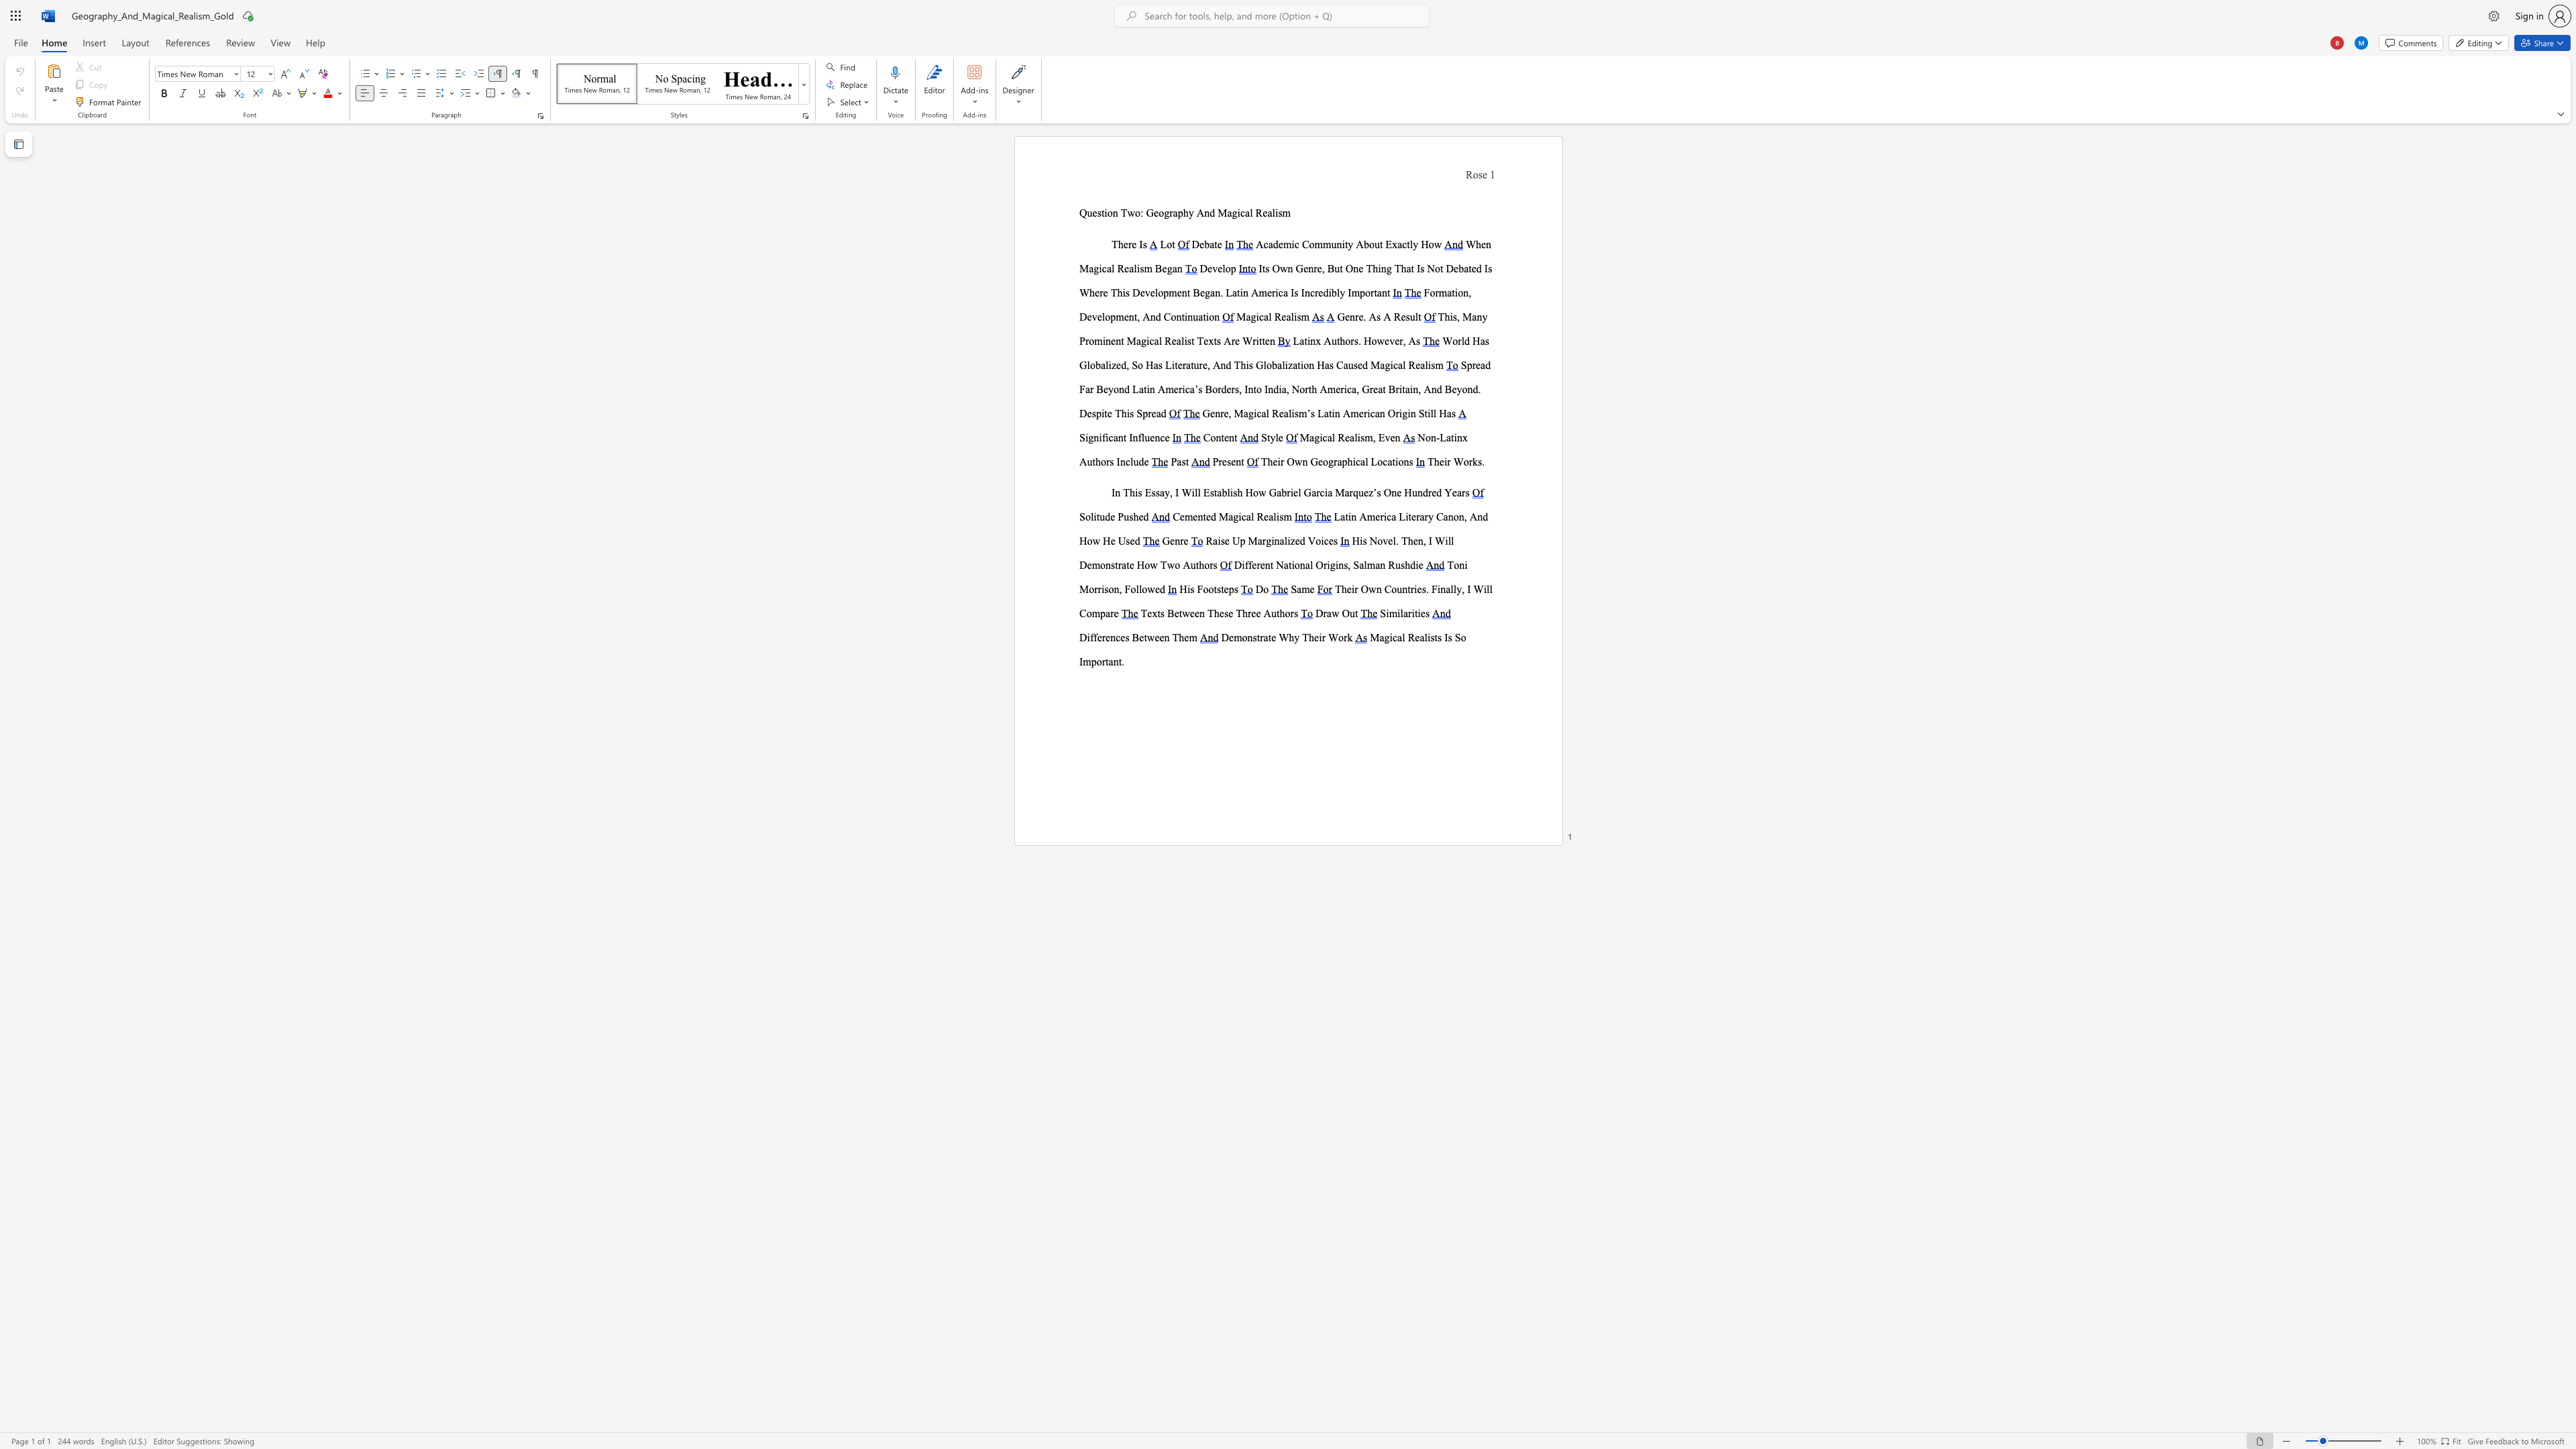 Image resolution: width=2576 pixels, height=1449 pixels. What do you see at coordinates (1219, 613) in the screenshot?
I see `the subset text "ese Three A" within the text "Texts Between These Three Authors"` at bounding box center [1219, 613].